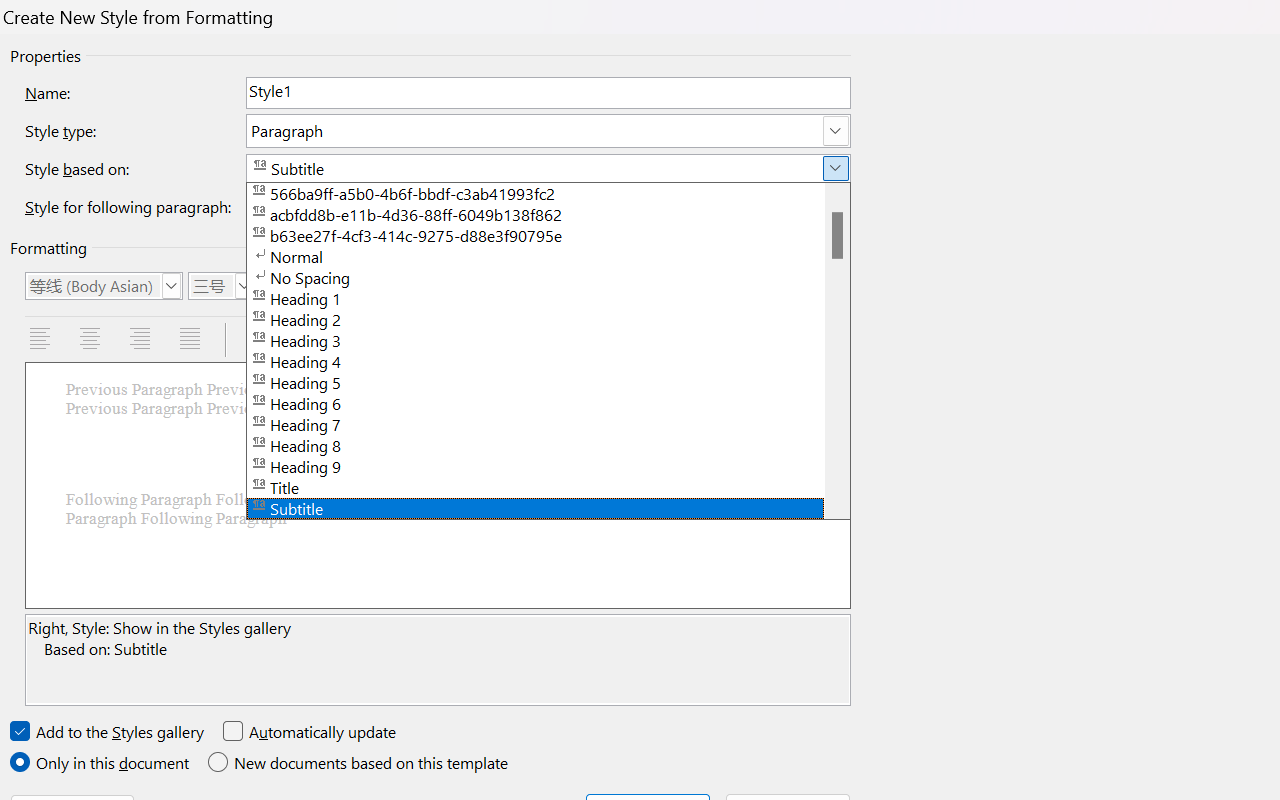  What do you see at coordinates (141, 339) in the screenshot?
I see `'Align Right'` at bounding box center [141, 339].